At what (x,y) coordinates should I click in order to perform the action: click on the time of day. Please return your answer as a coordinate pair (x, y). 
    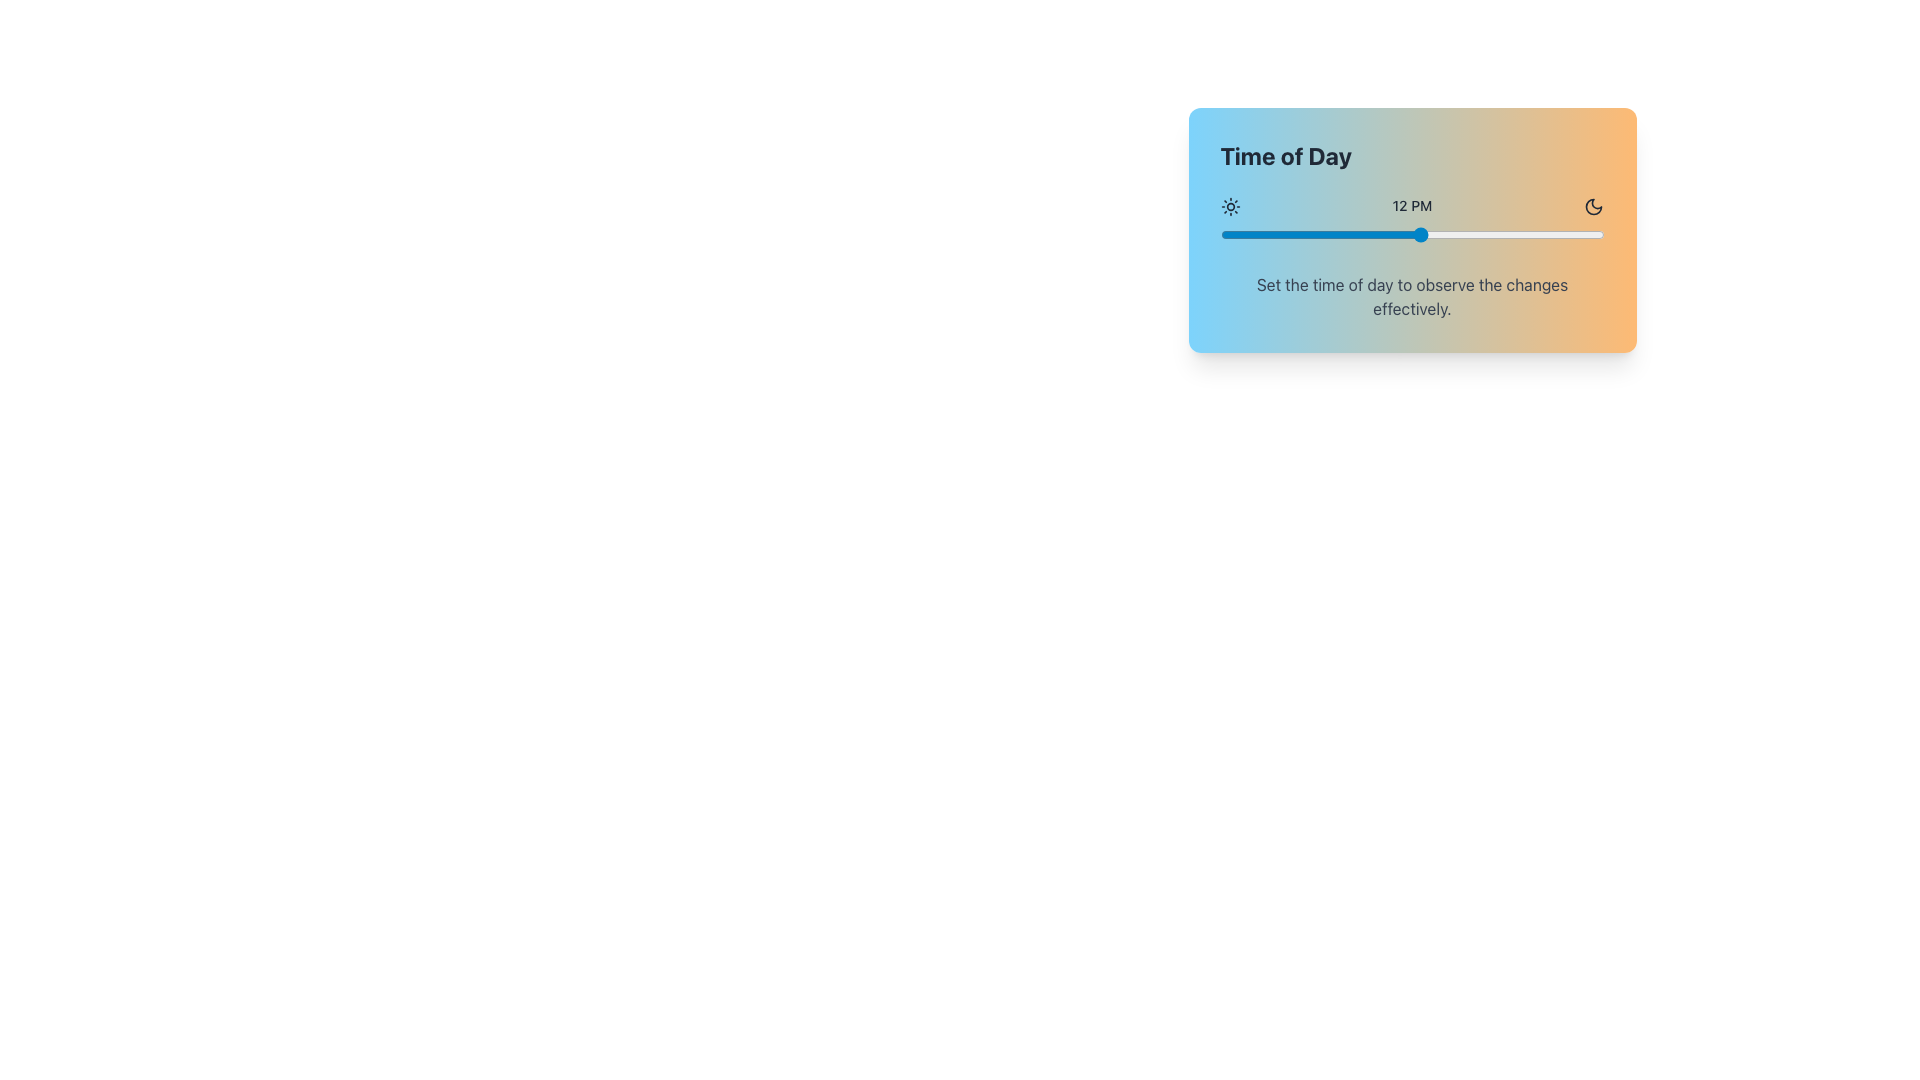
    Looking at the image, I should click on (1337, 234).